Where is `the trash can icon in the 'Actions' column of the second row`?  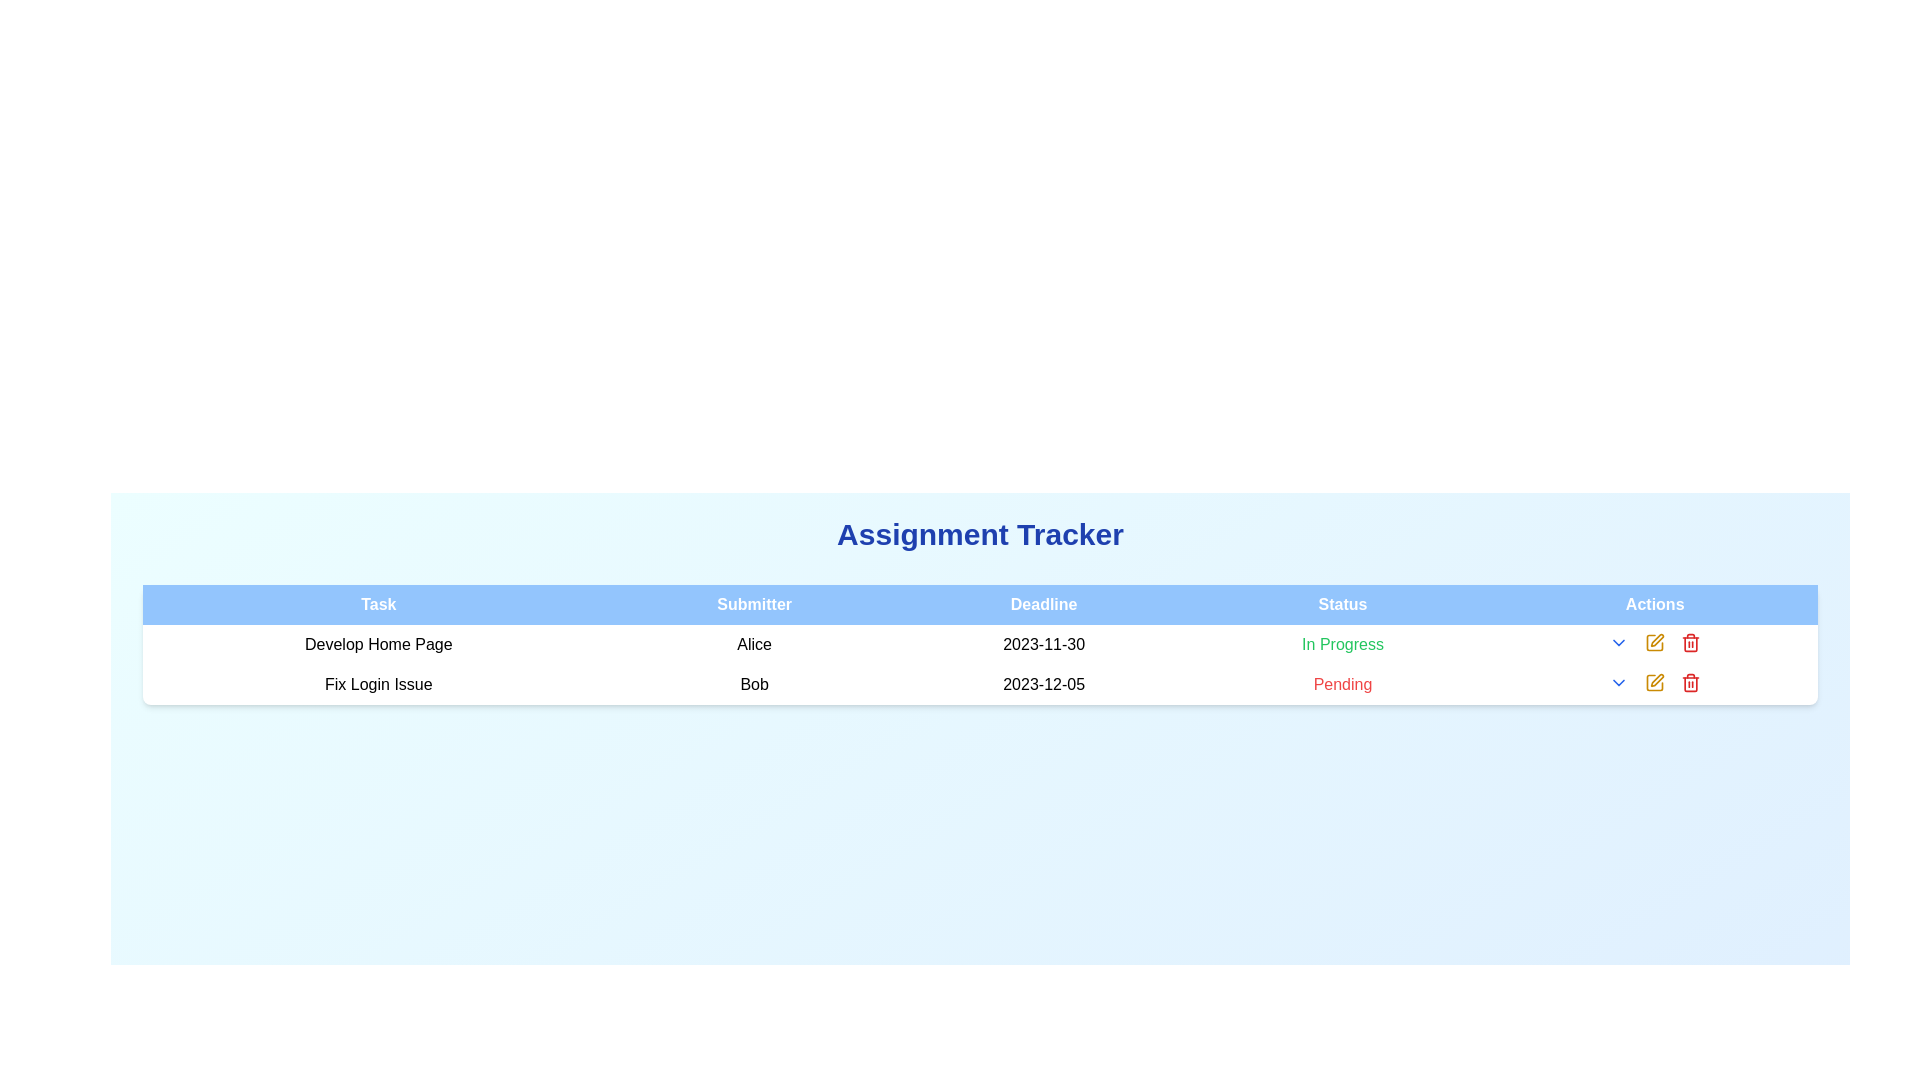 the trash can icon in the 'Actions' column of the second row is located at coordinates (1690, 644).